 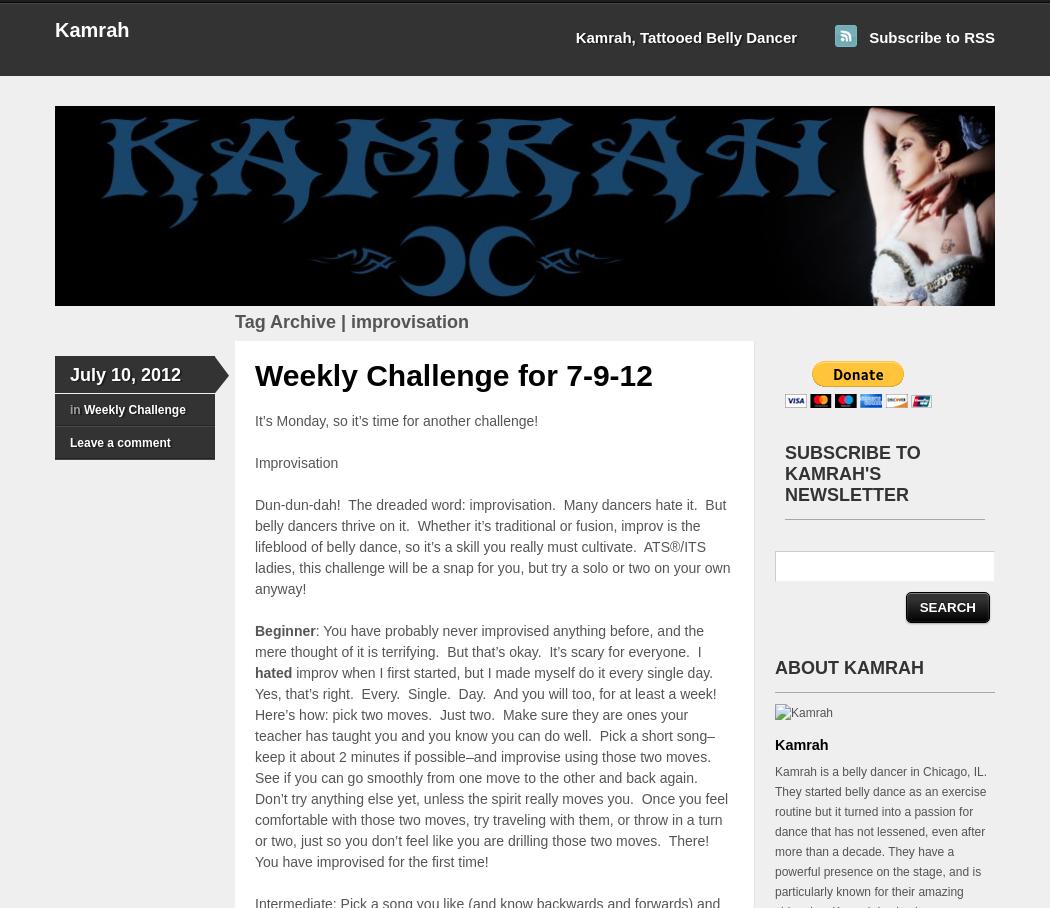 I want to click on ': You have probably never improvised anything before, and the mere thought of it is terrifying.  But that’s okay.  It’s scary for everyone.  I', so click(x=479, y=640).